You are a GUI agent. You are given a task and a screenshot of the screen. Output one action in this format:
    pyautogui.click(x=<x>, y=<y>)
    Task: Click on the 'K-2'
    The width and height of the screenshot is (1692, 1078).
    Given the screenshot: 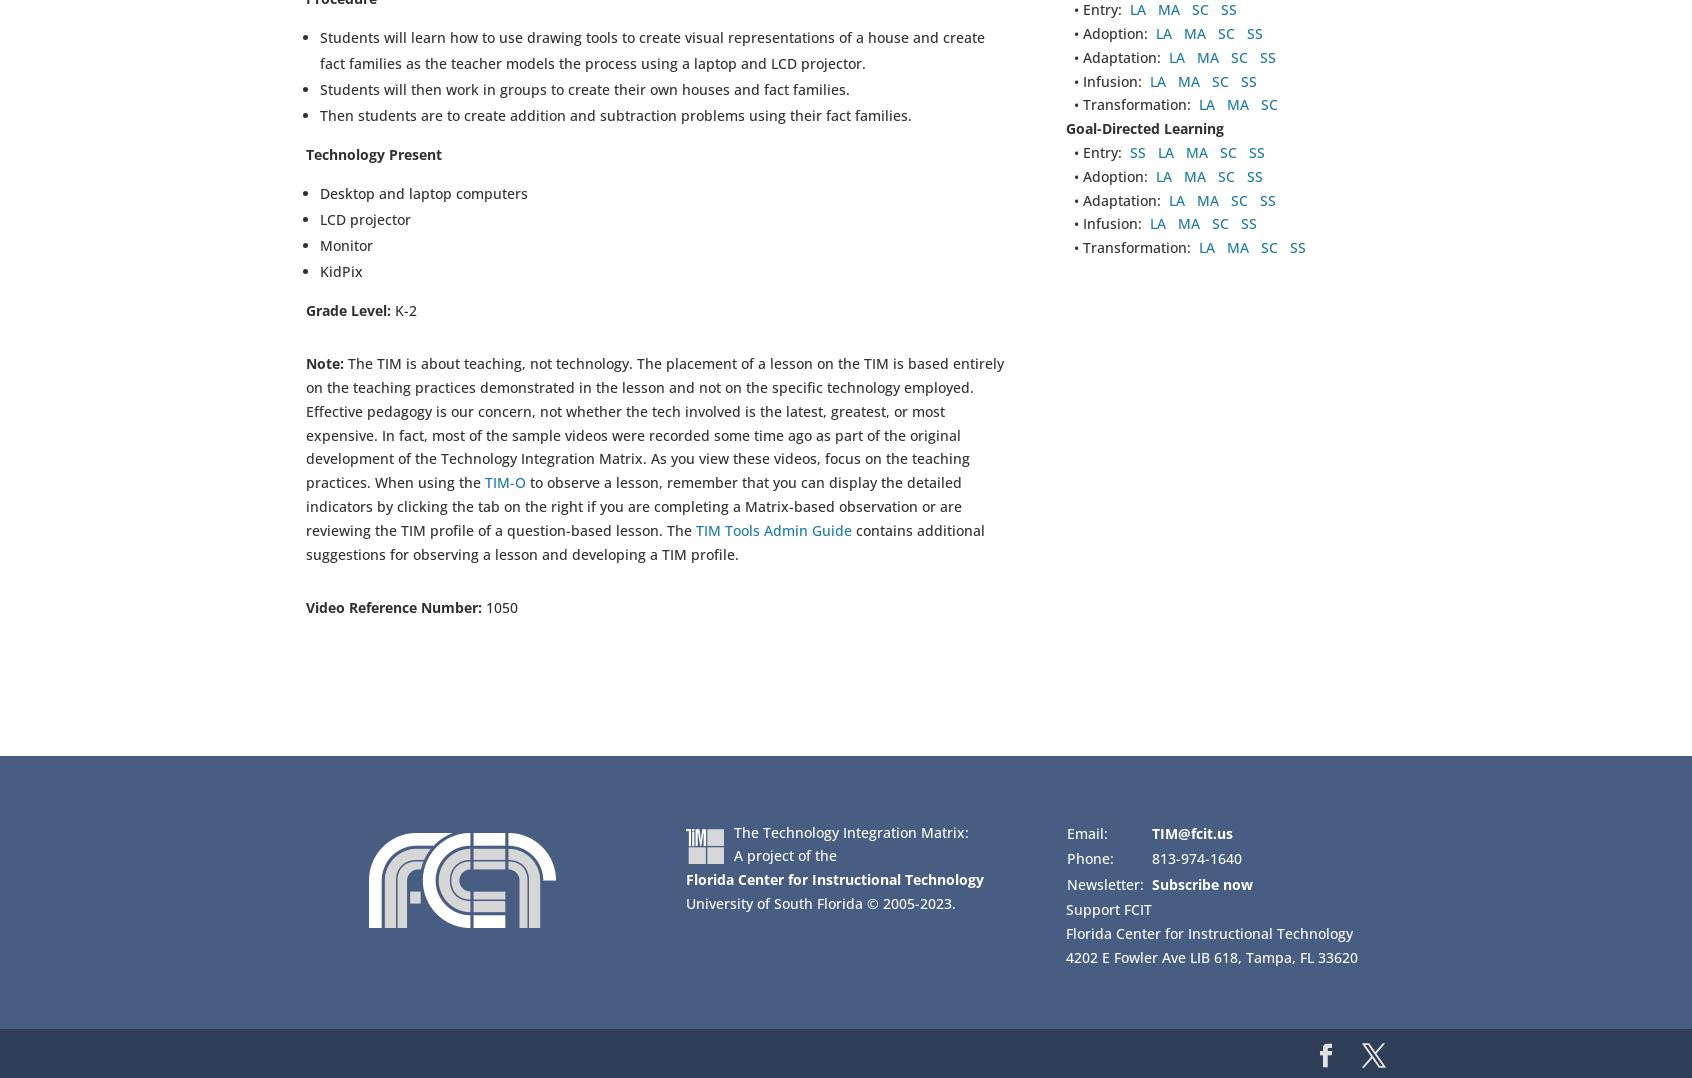 What is the action you would take?
    pyautogui.click(x=404, y=308)
    